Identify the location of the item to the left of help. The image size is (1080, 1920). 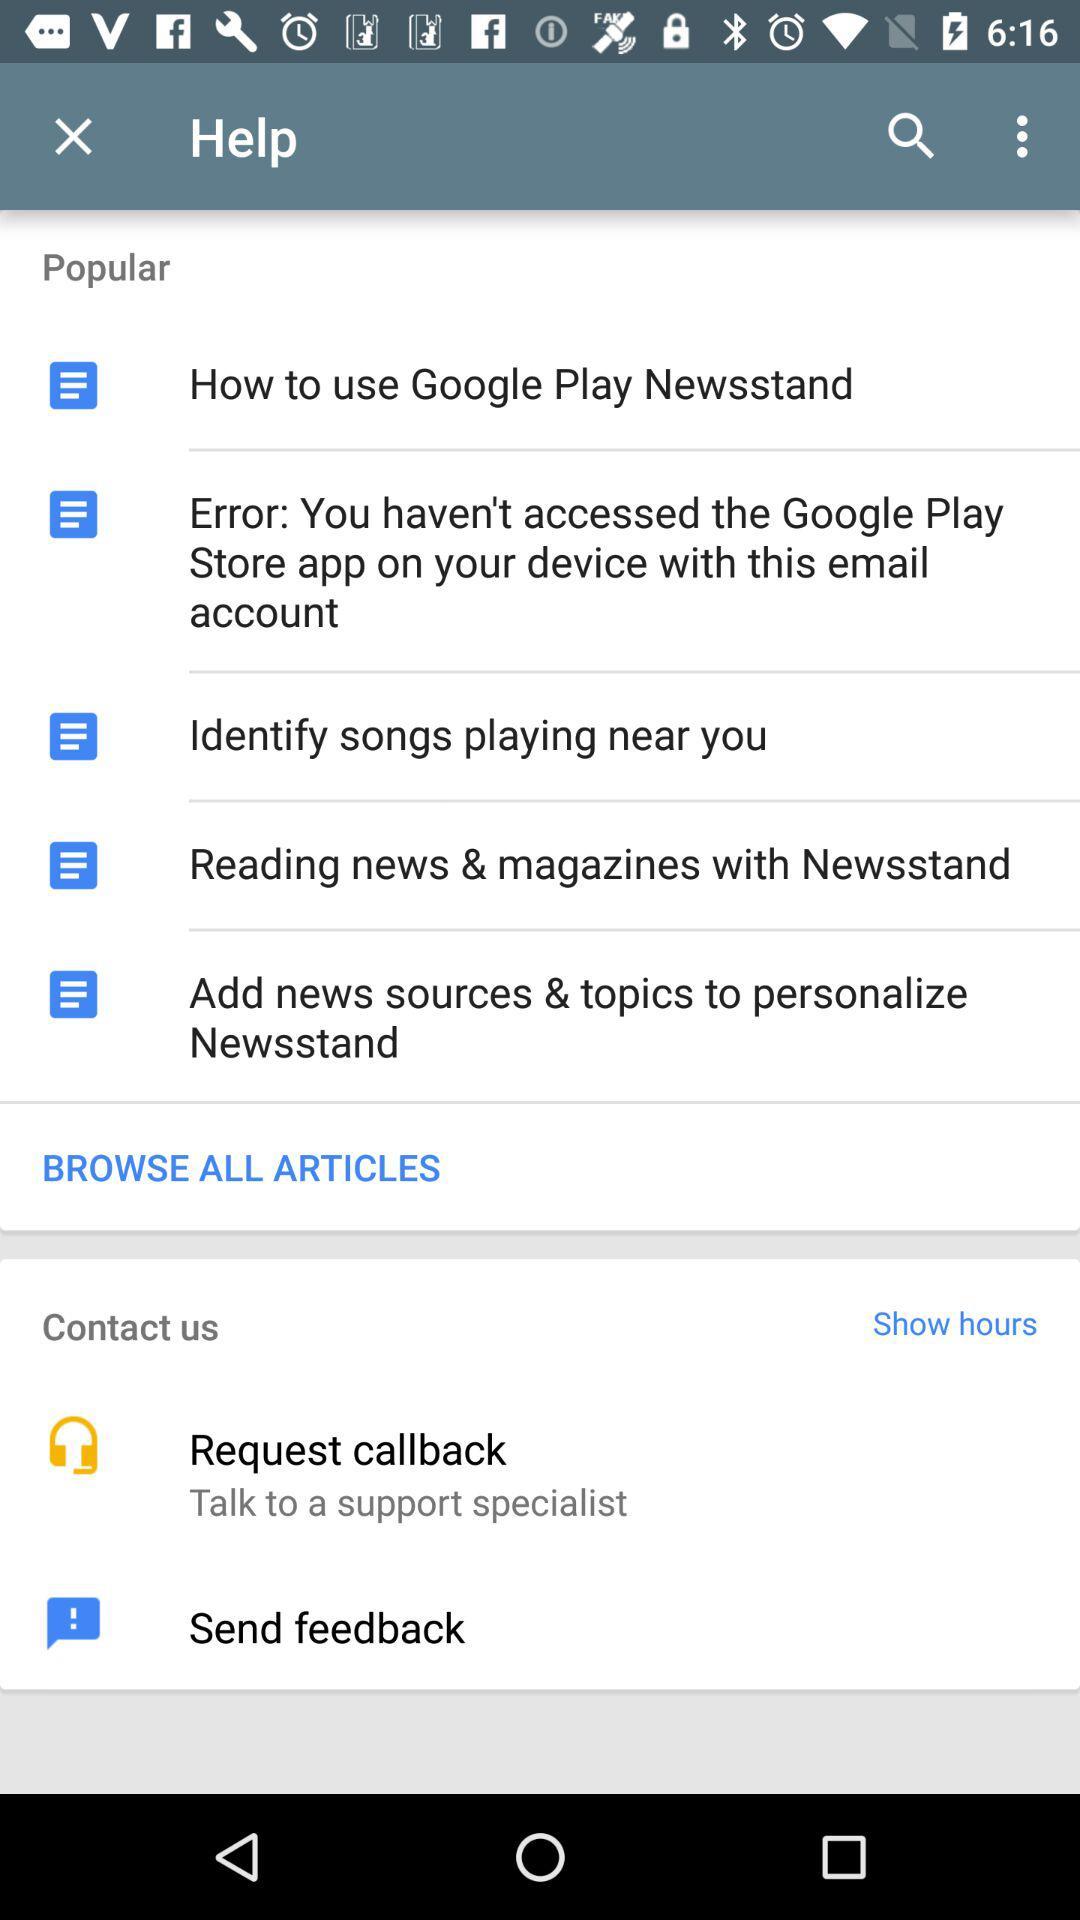
(72, 135).